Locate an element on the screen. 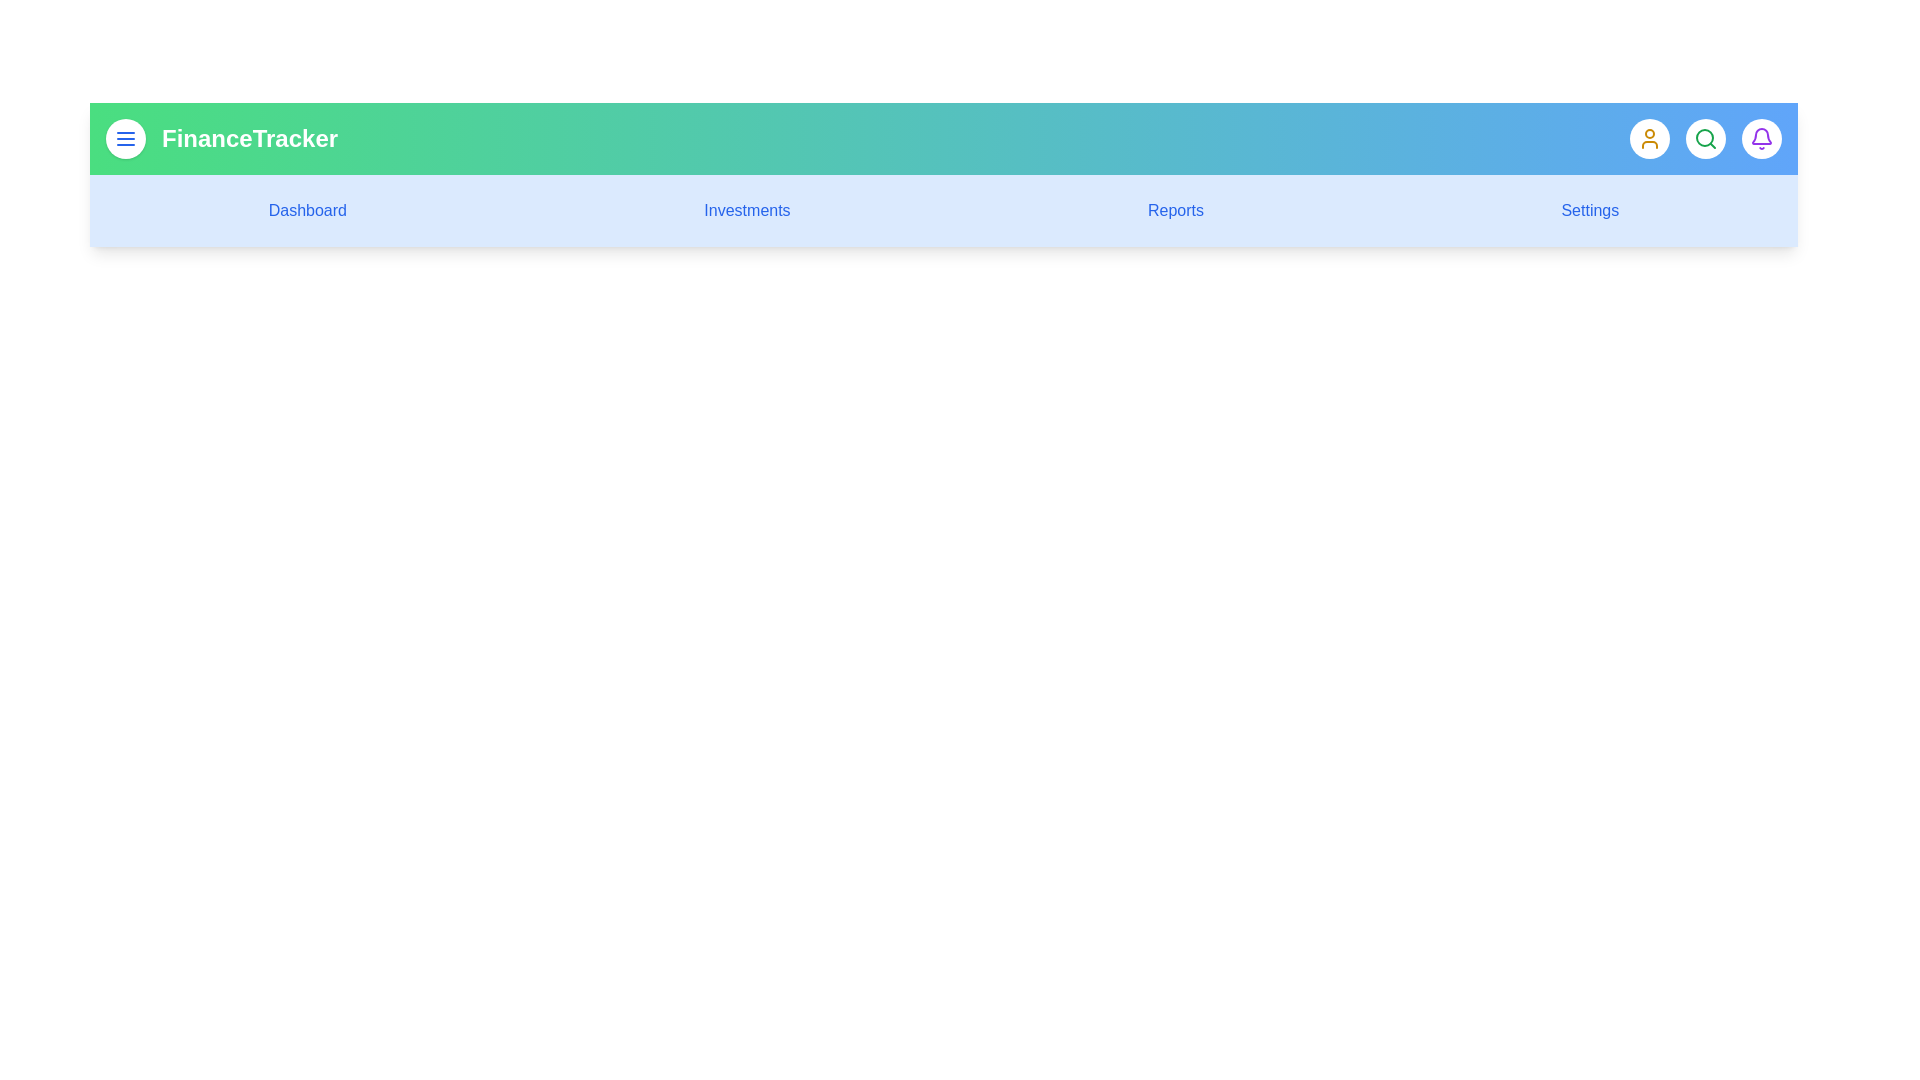  the menu button to toggle the menu visibility is located at coordinates (124, 137).